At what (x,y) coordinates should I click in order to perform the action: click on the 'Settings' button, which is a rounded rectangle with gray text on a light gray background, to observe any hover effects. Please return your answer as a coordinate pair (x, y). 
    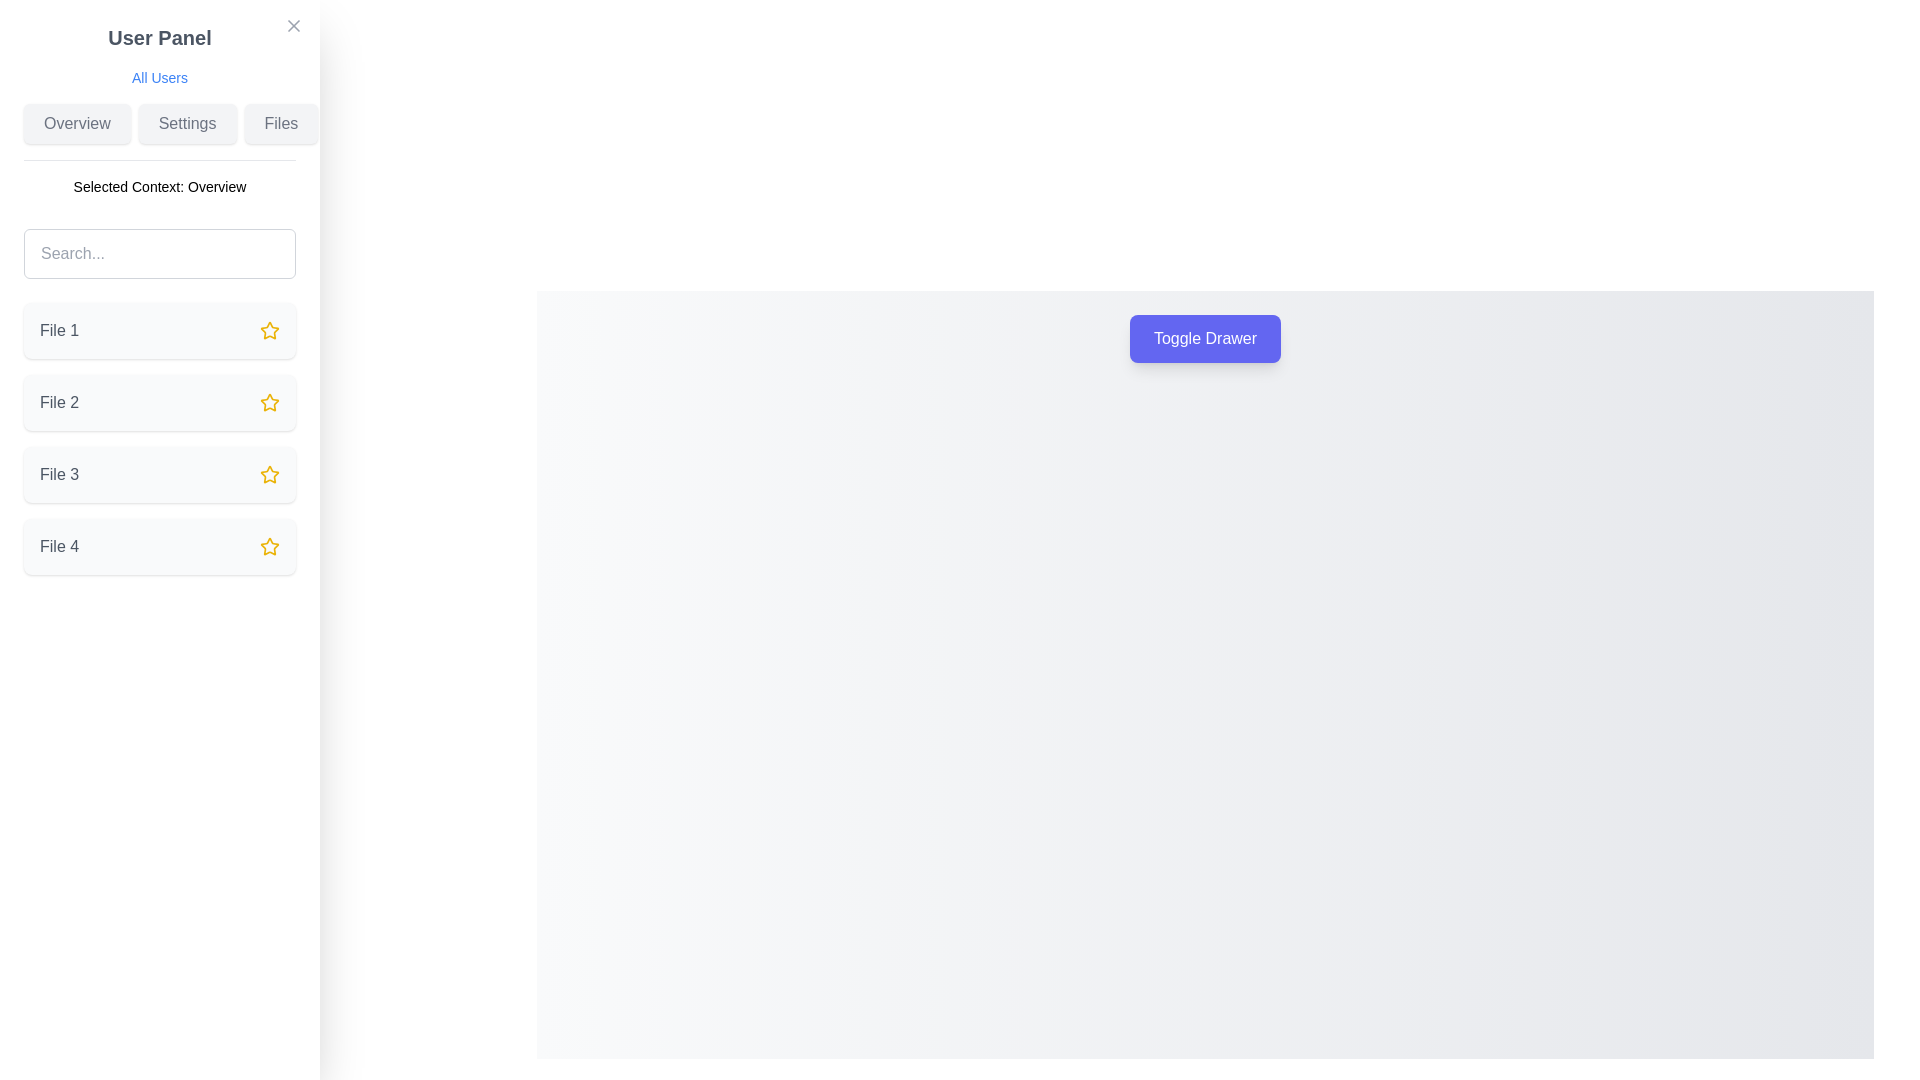
    Looking at the image, I should click on (187, 123).